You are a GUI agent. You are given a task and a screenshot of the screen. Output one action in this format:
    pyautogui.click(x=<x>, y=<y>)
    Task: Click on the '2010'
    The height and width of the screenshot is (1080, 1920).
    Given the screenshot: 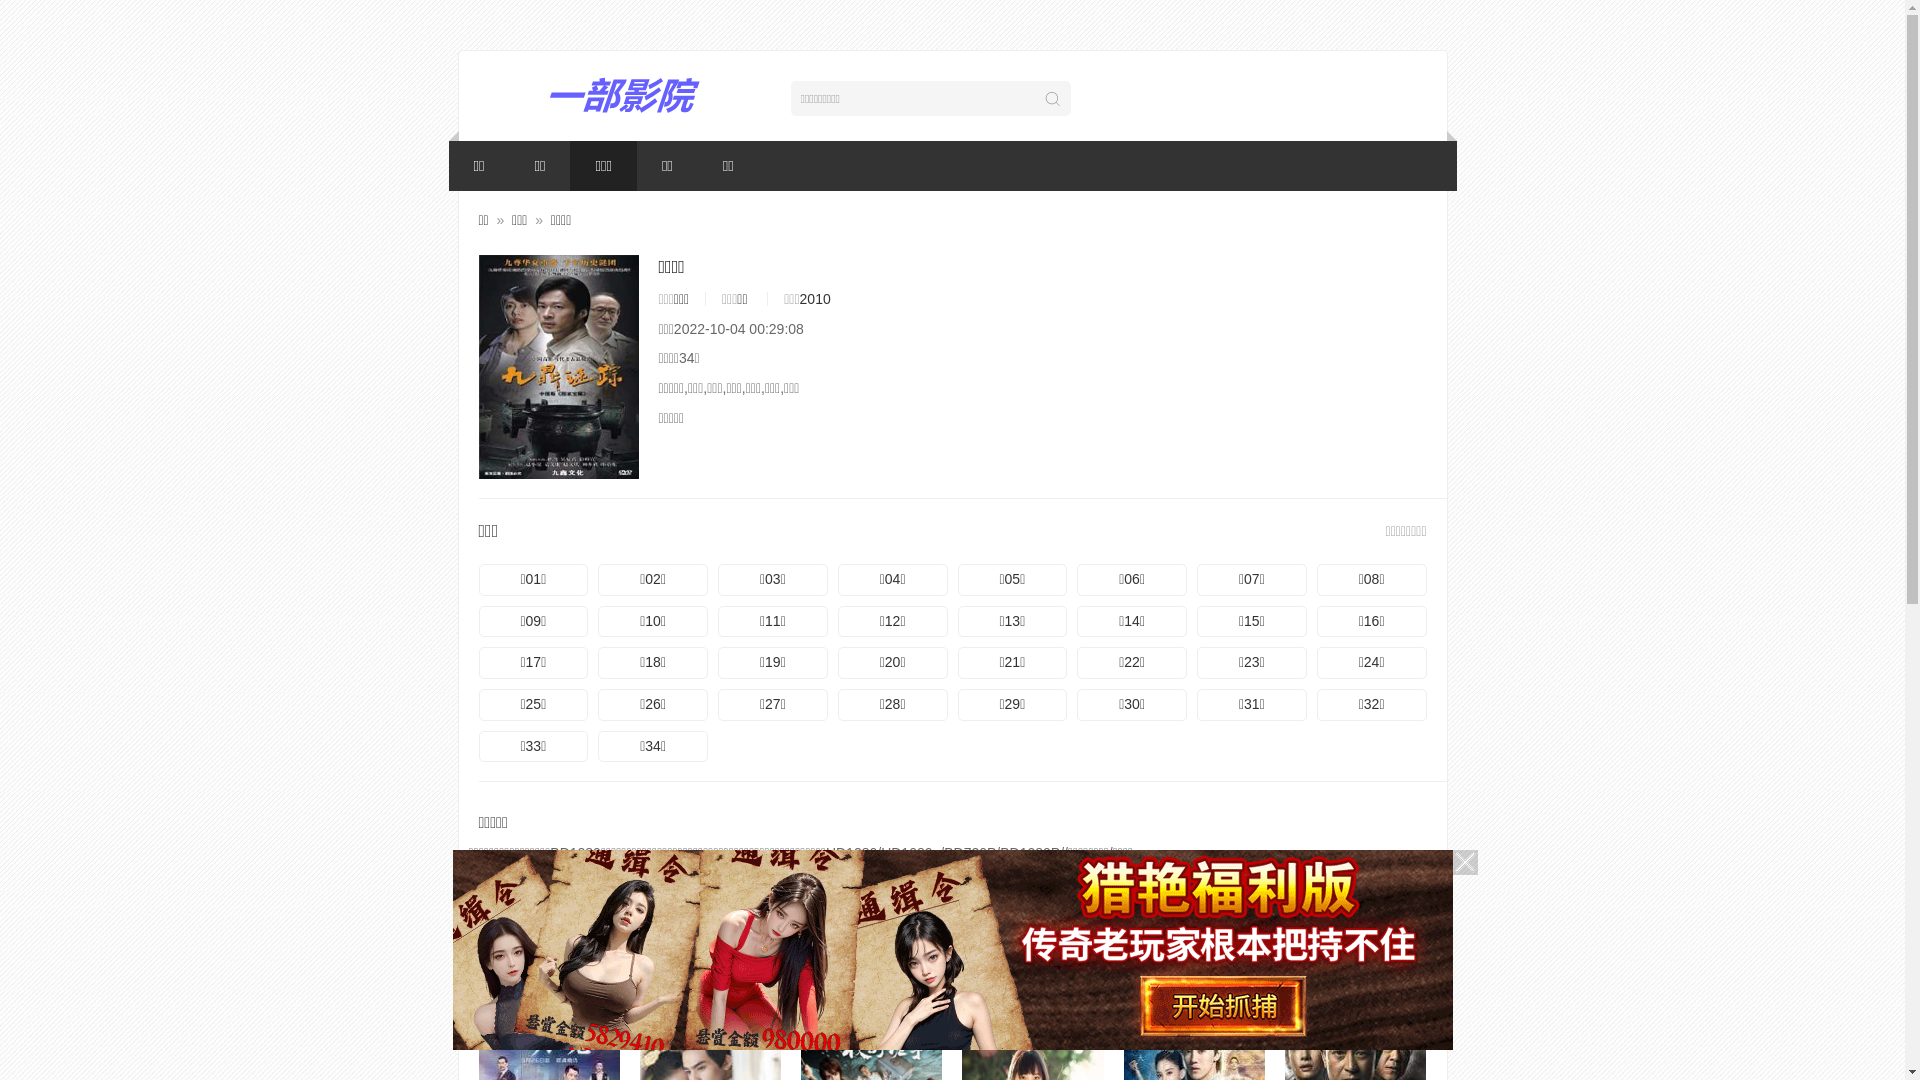 What is the action you would take?
    pyautogui.click(x=800, y=299)
    